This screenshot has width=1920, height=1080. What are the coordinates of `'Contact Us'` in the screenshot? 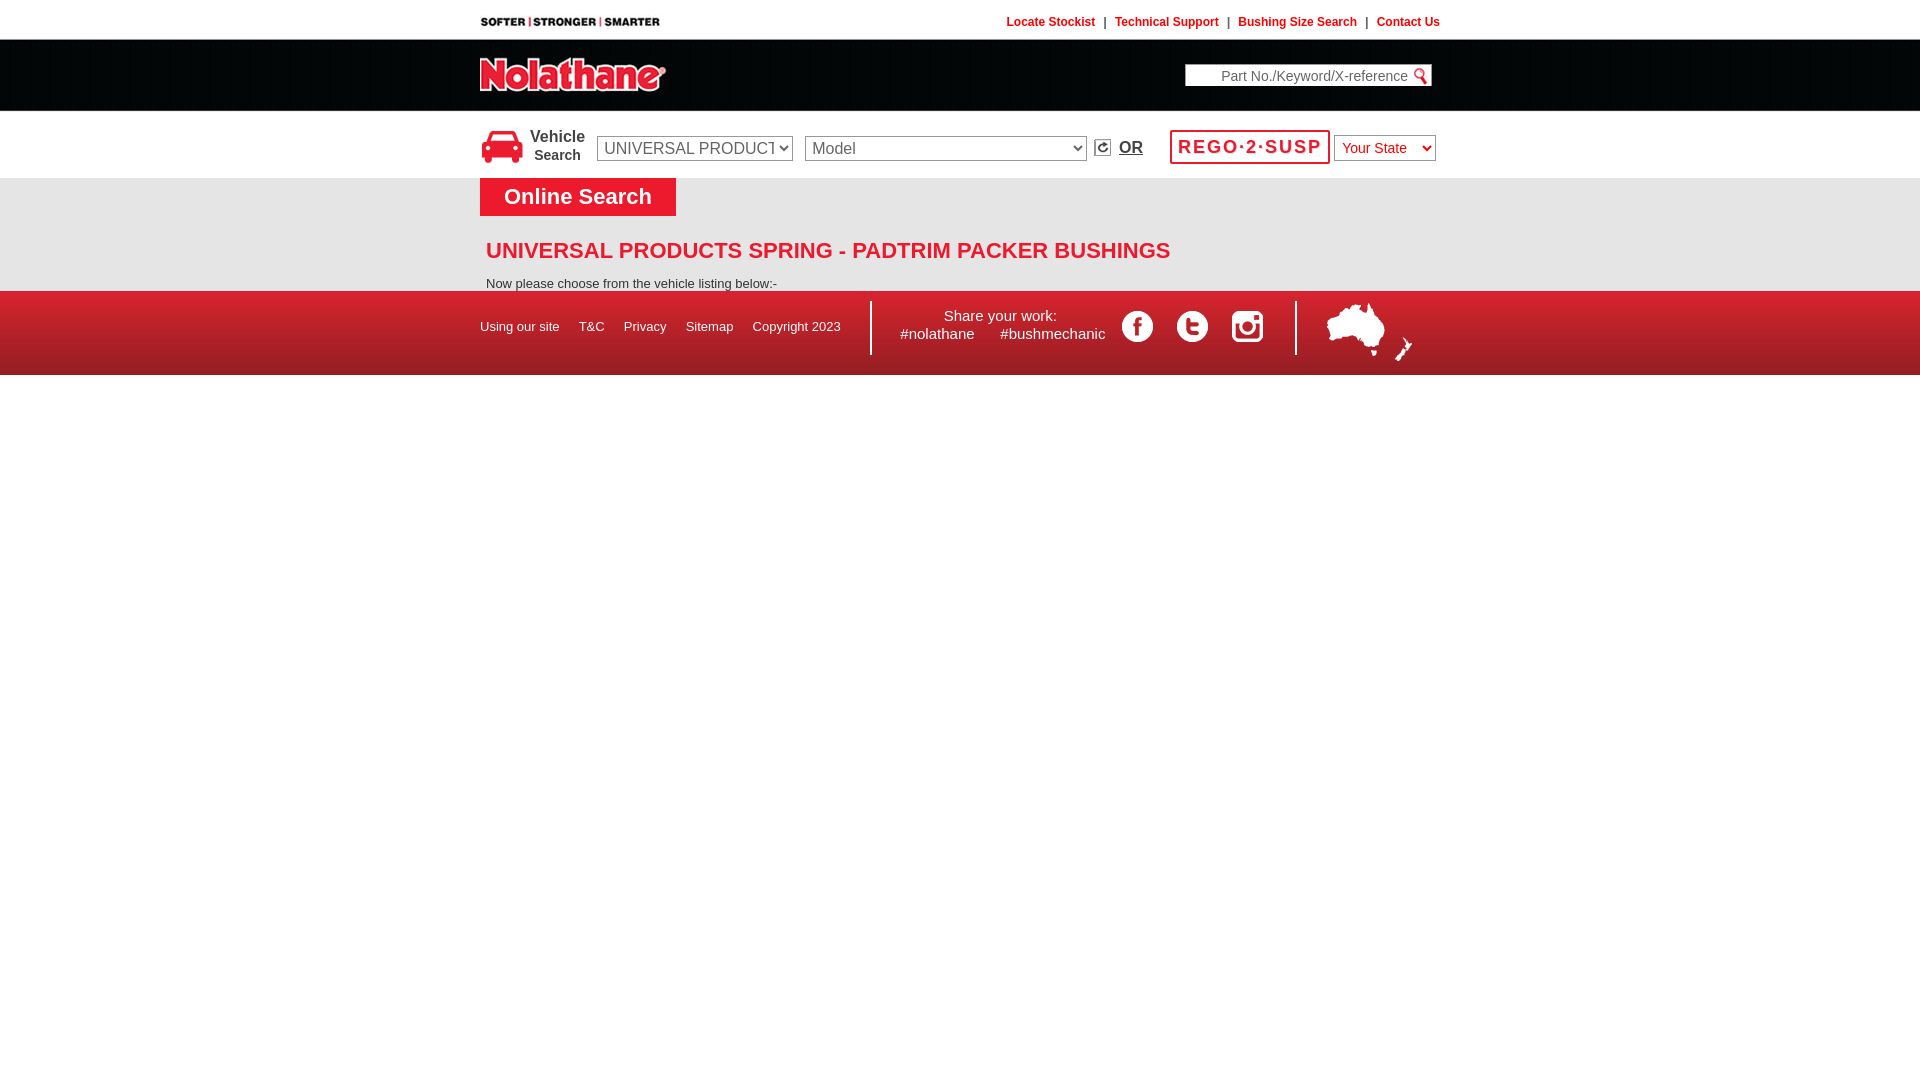 It's located at (1407, 22).